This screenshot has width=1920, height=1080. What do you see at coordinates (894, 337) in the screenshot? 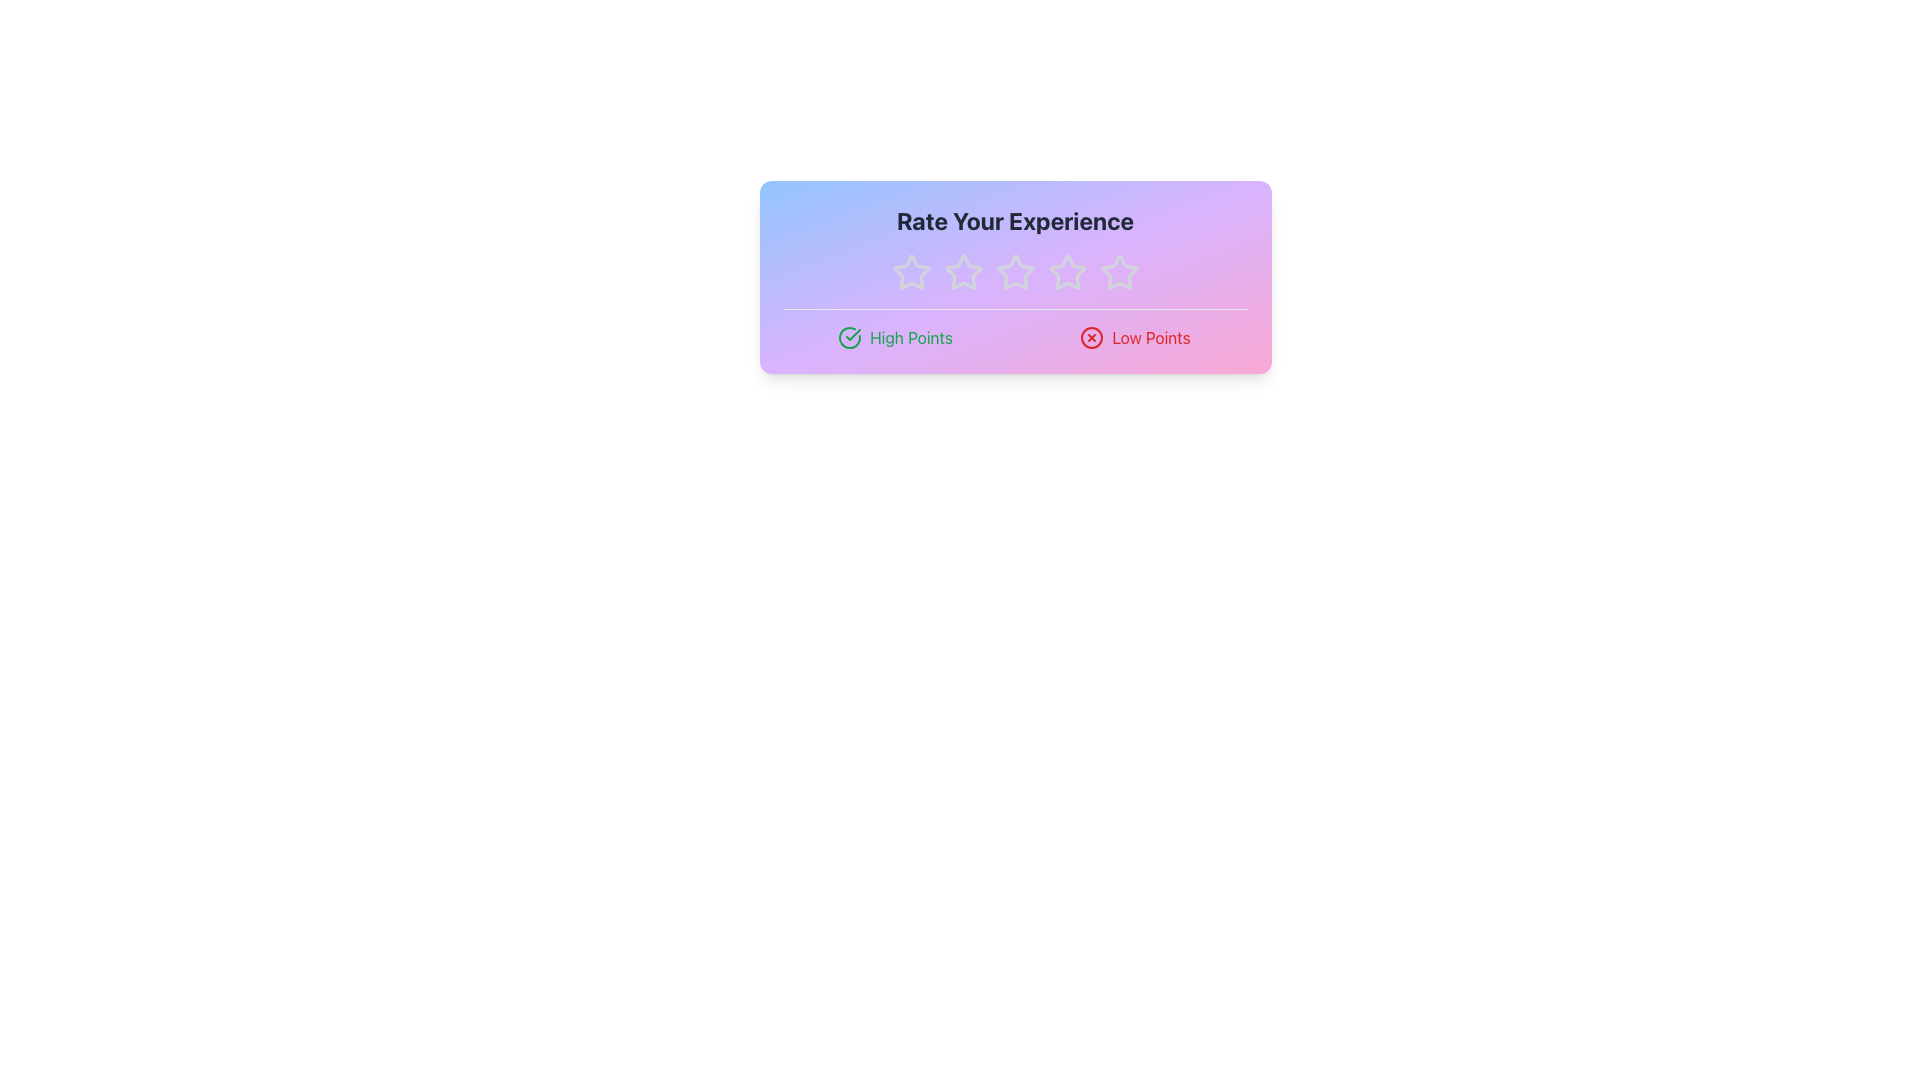
I see `the Label with icon that indicates positive feedback, located in the bottom section of the 'Rate Your Experience' interface, to the left of the 'Low Points' element` at bounding box center [894, 337].